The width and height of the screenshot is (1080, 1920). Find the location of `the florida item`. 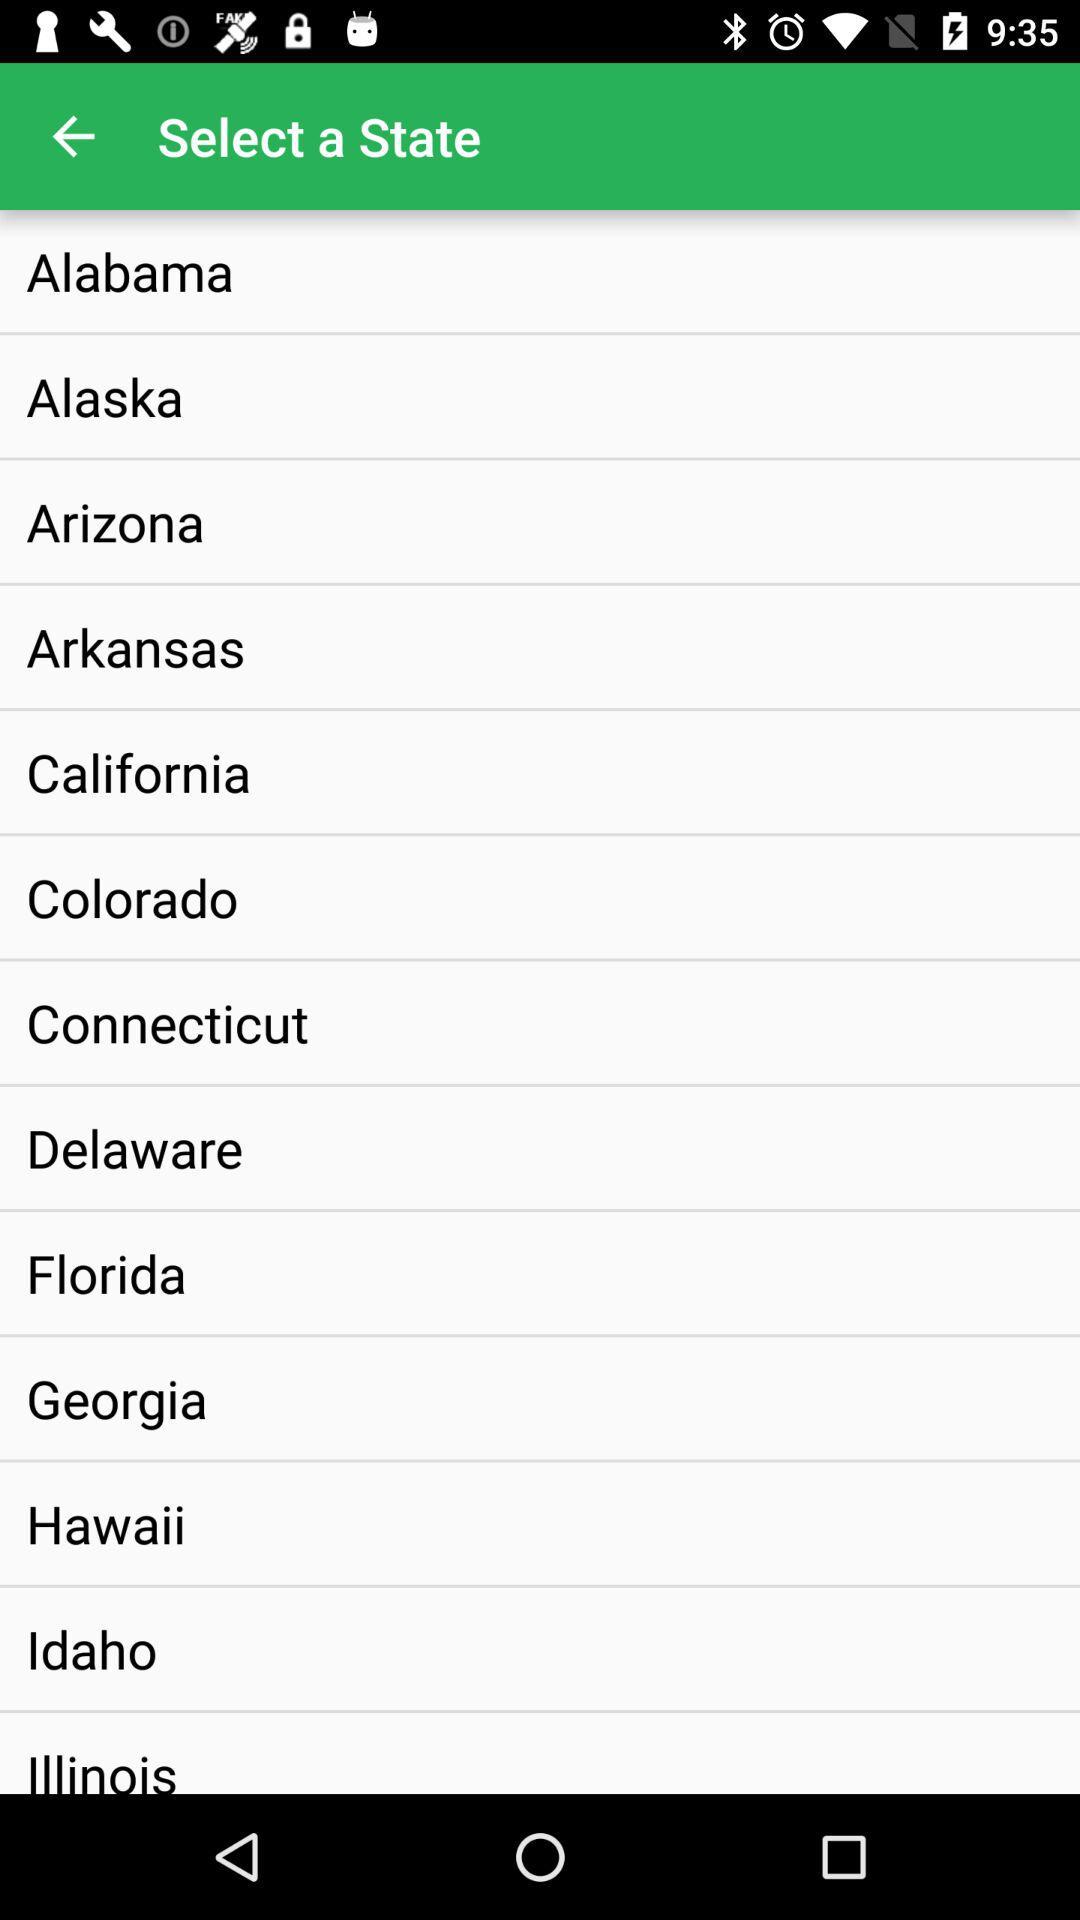

the florida item is located at coordinates (106, 1272).